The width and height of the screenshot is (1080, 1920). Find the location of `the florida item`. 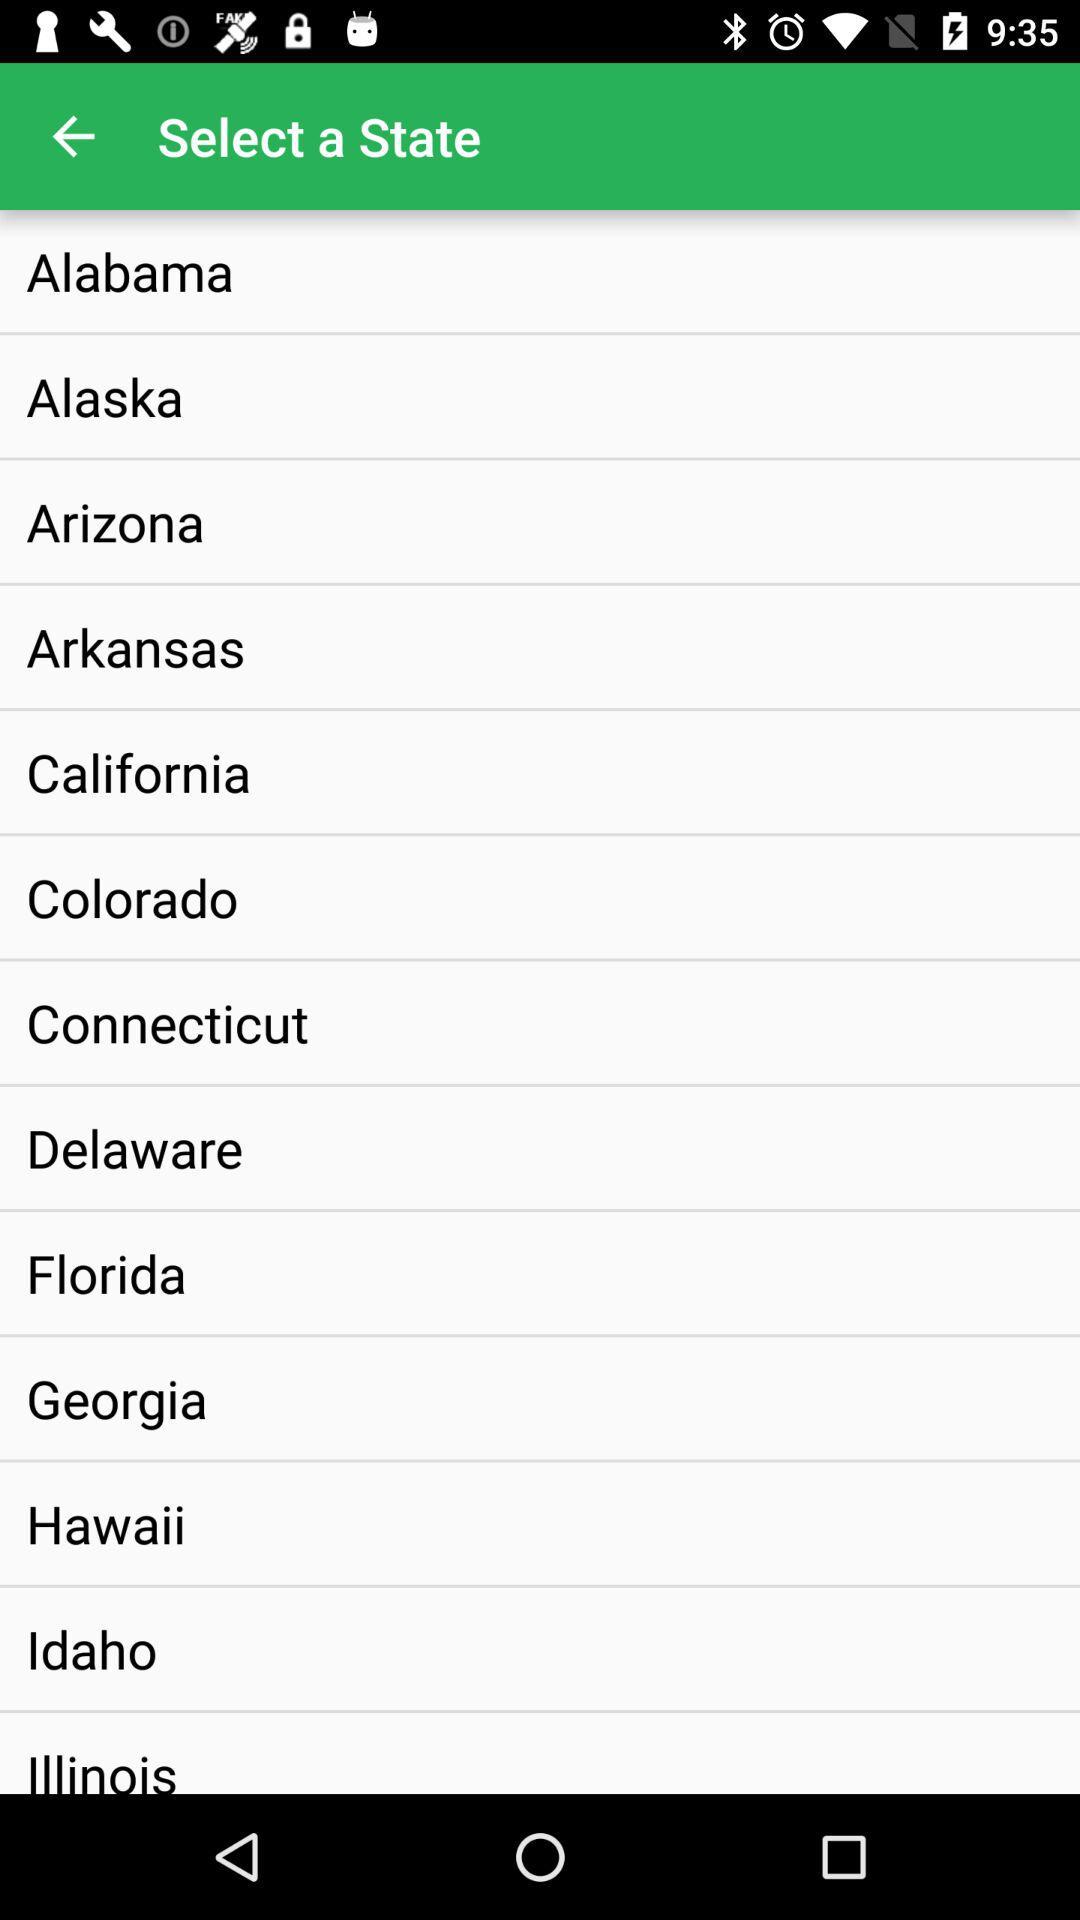

the florida item is located at coordinates (106, 1272).